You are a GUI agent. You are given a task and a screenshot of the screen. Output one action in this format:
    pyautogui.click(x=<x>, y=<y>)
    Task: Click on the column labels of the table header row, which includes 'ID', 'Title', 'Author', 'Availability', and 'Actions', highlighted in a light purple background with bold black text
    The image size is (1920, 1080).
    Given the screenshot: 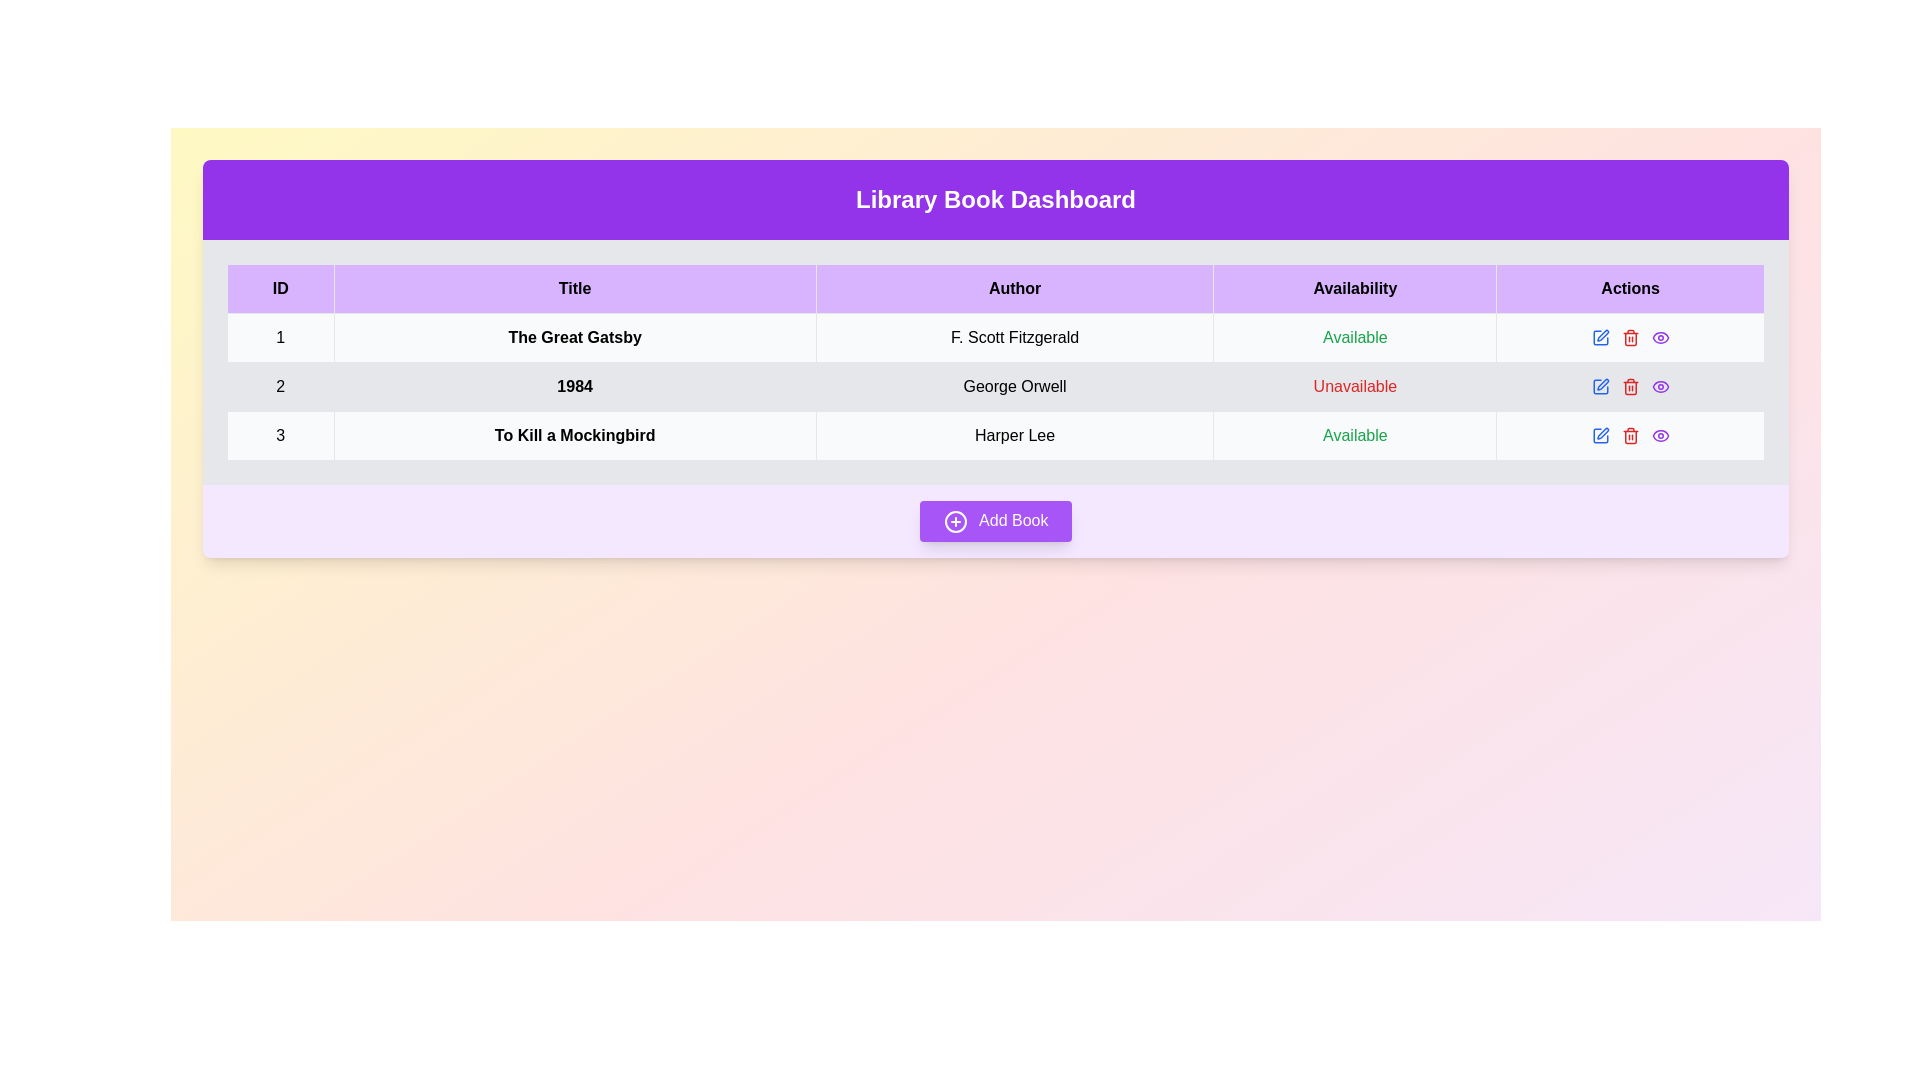 What is the action you would take?
    pyautogui.click(x=996, y=289)
    